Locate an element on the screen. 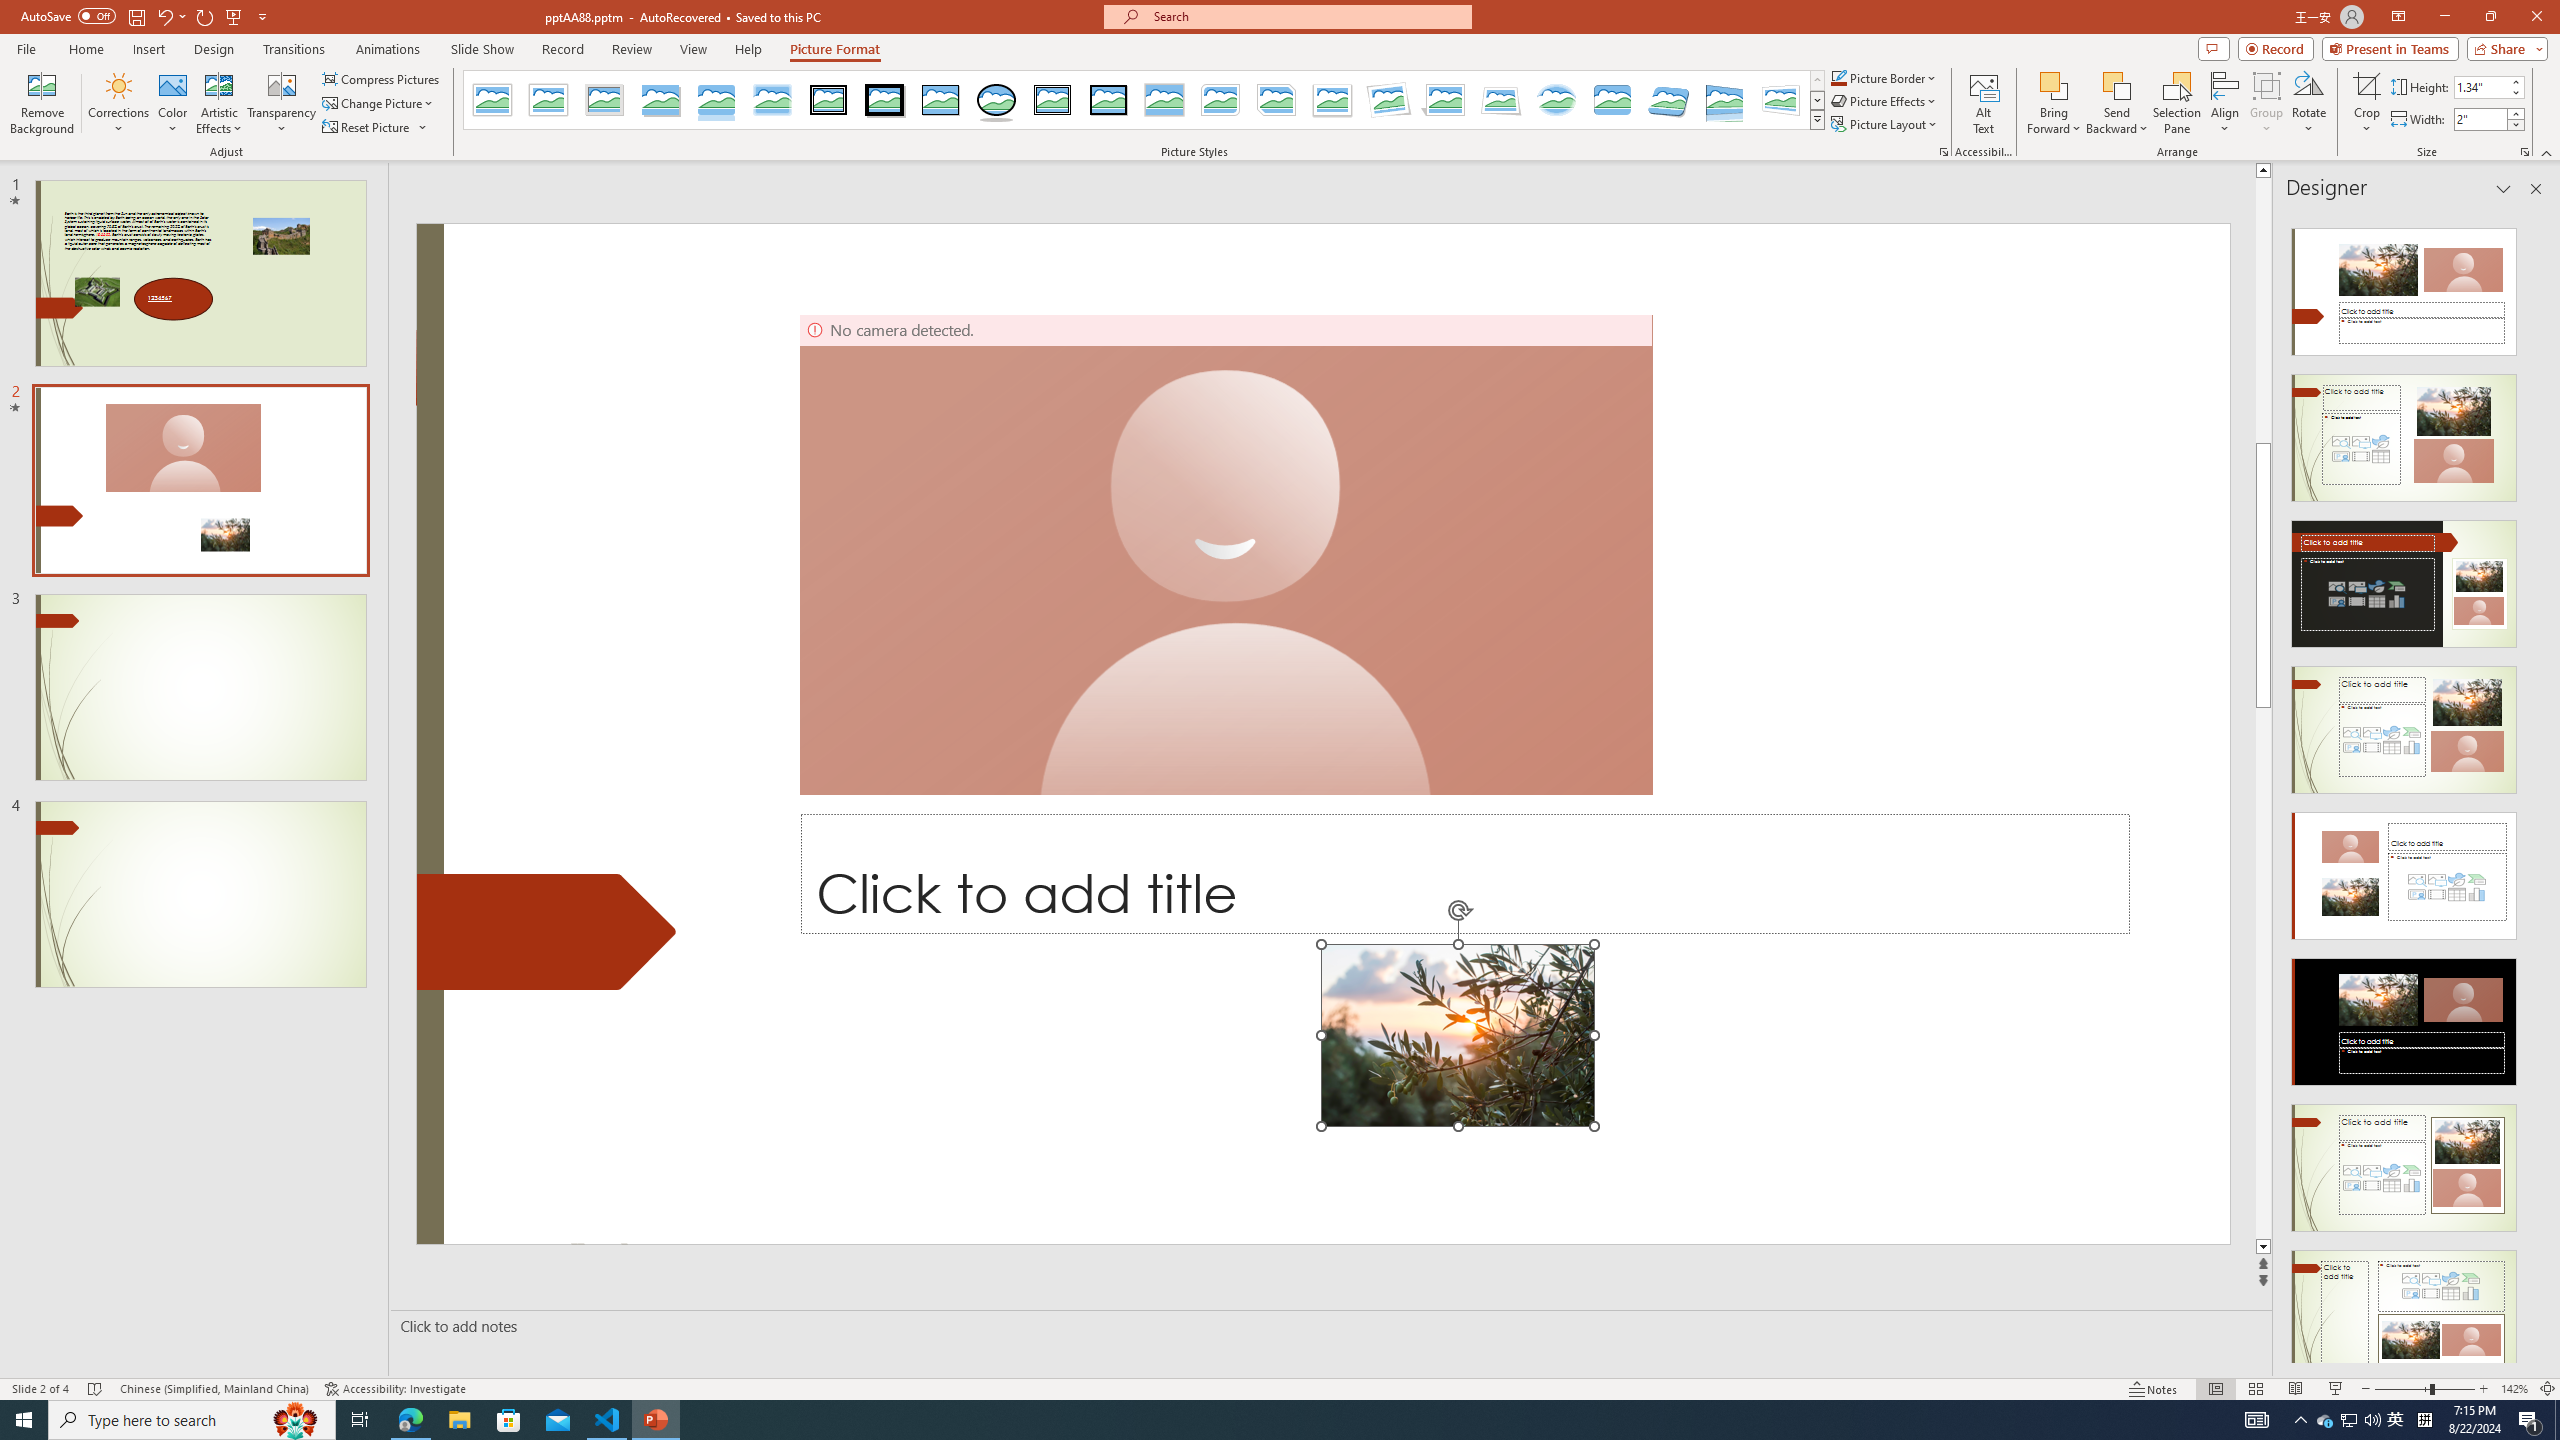 The width and height of the screenshot is (2560, 1440). 'Rotate' is located at coordinates (2308, 103).